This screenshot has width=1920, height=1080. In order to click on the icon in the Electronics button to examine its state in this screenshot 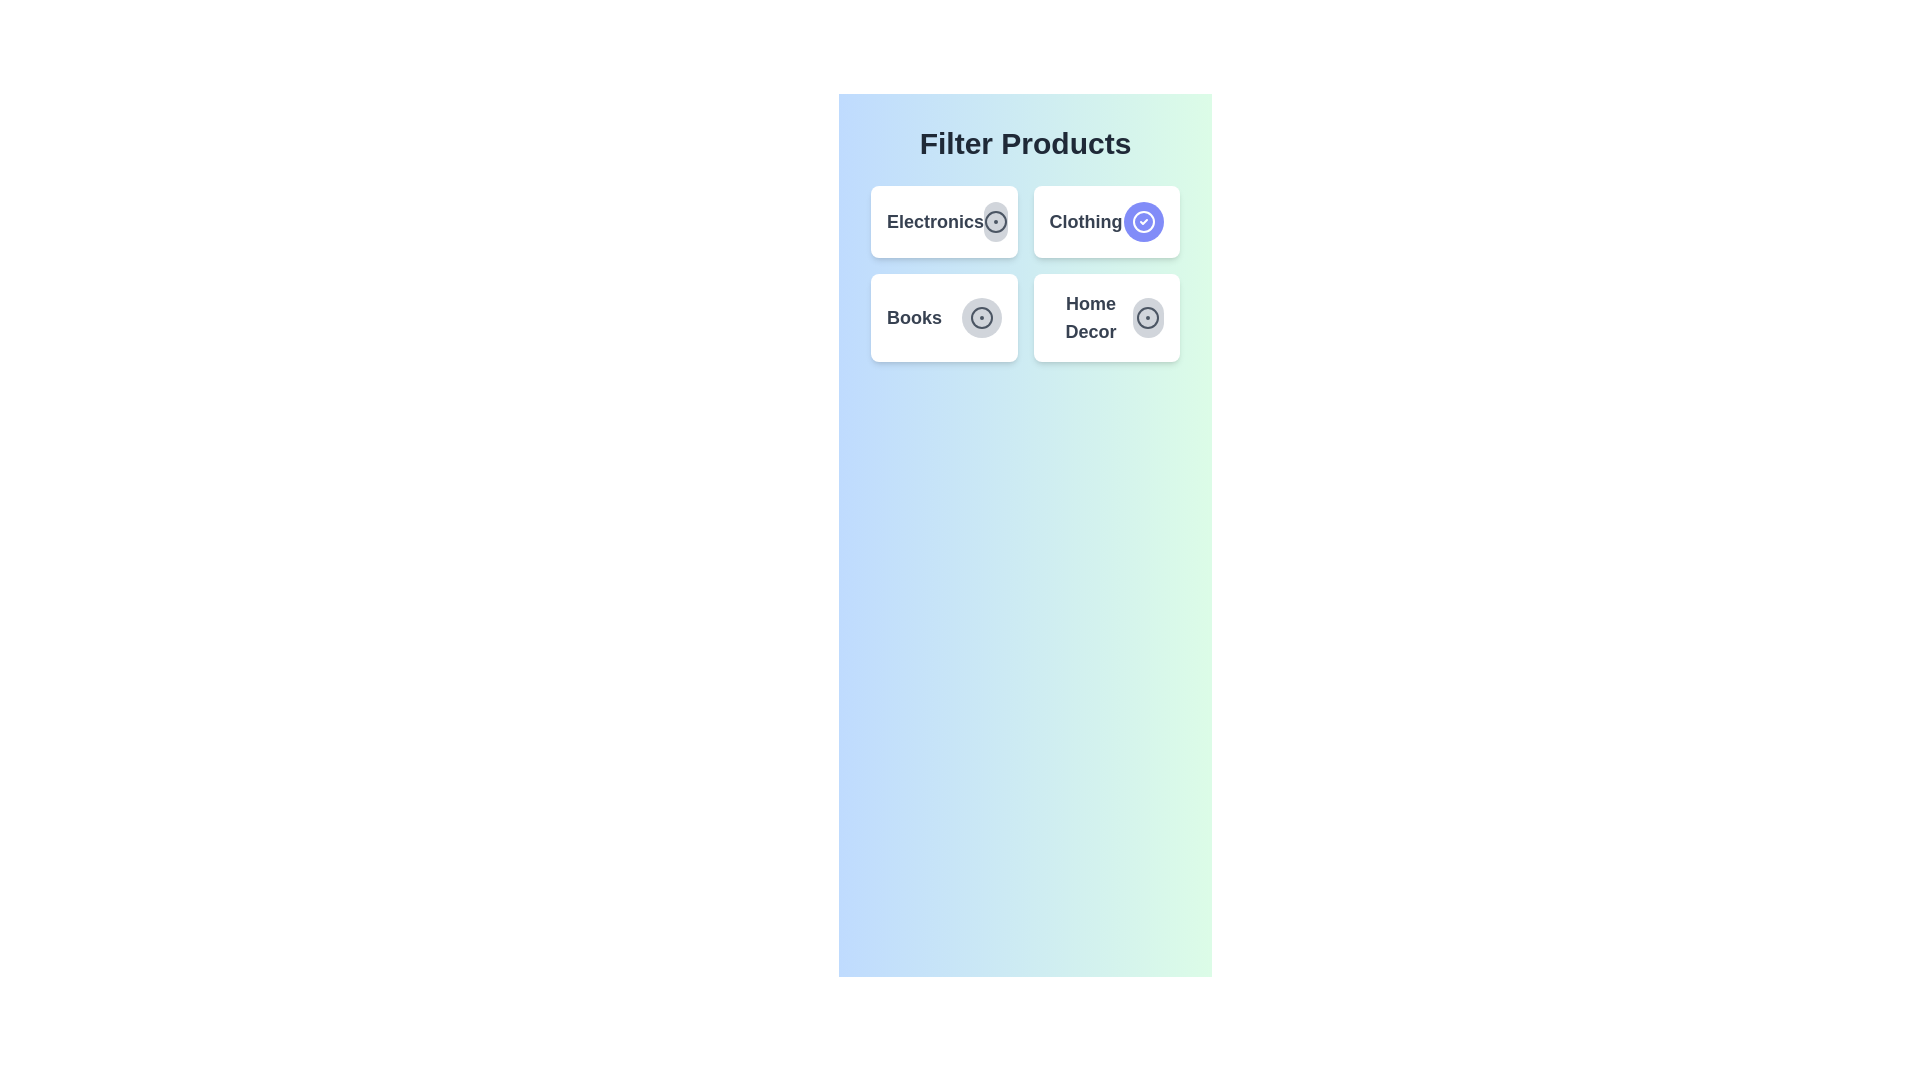, I will do `click(996, 222)`.